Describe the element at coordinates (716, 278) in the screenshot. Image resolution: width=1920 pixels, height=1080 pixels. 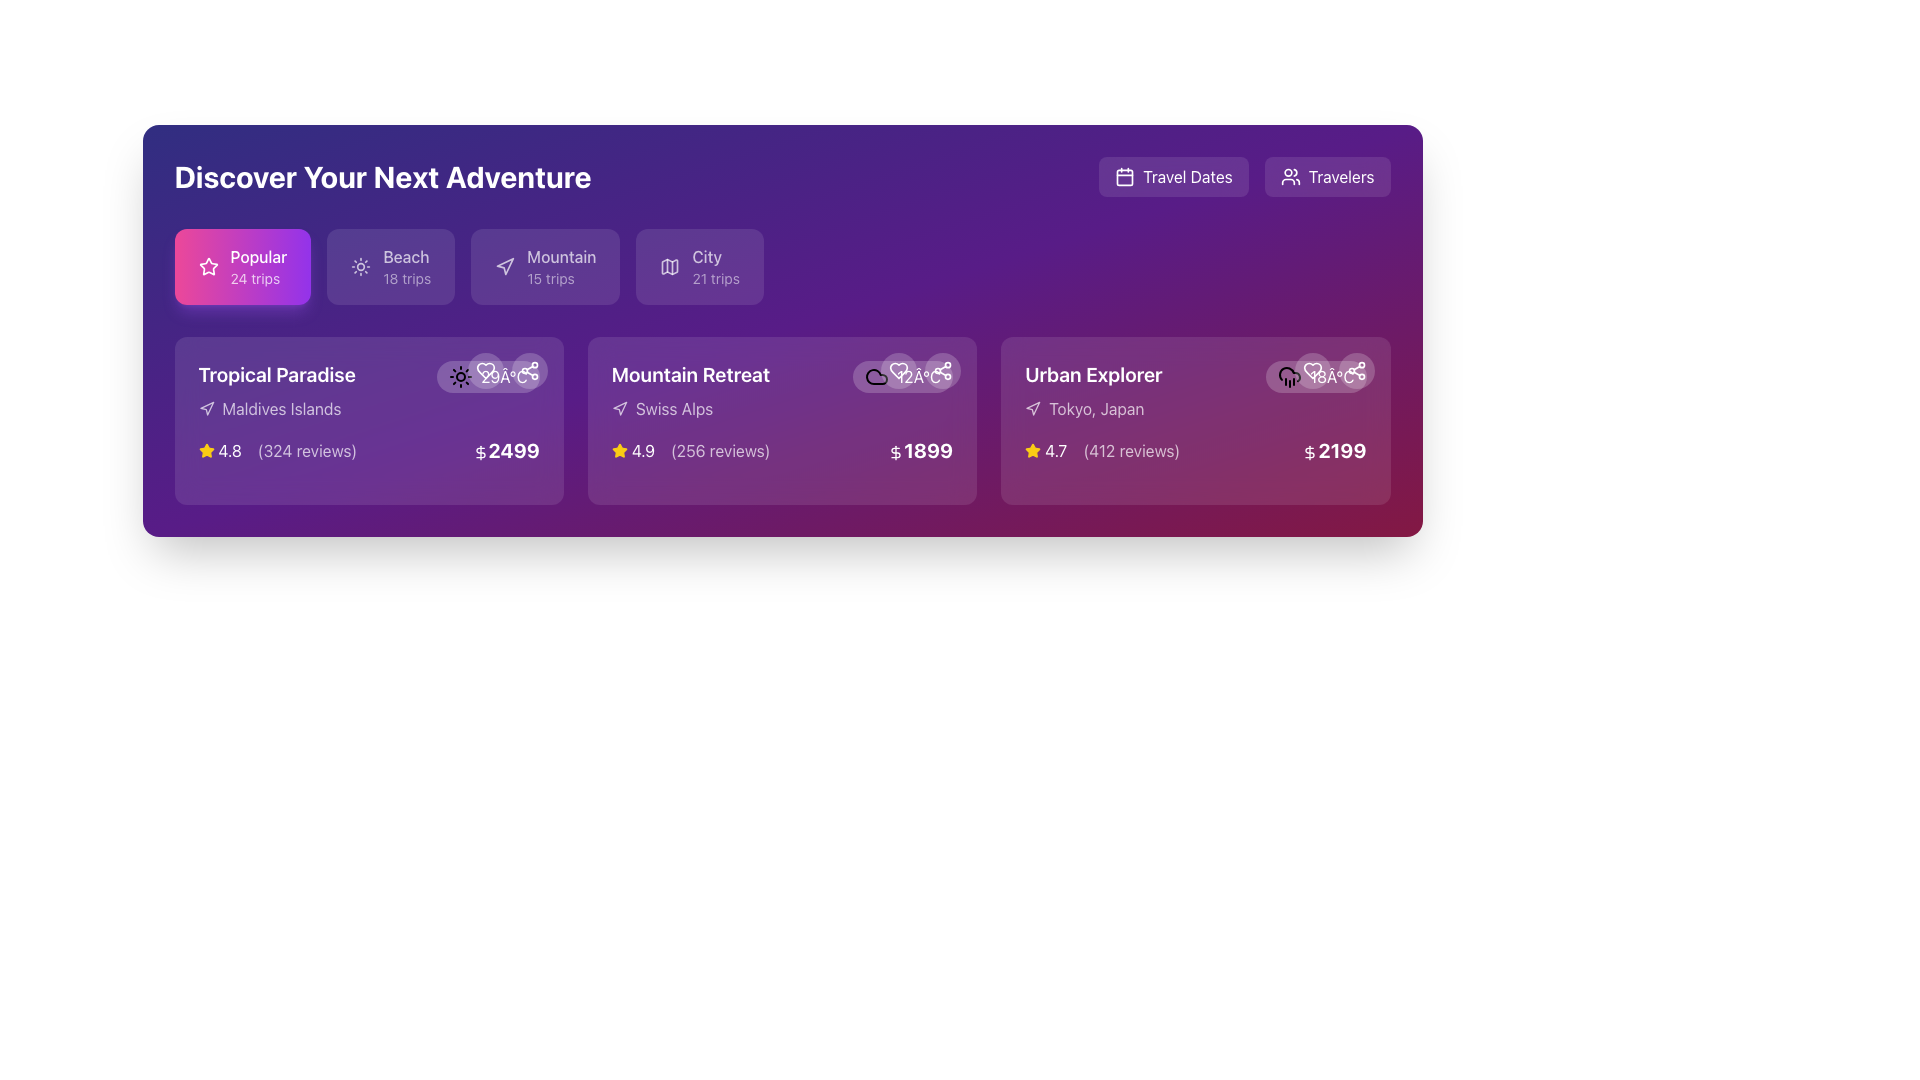
I see `text label displaying '21 trips' located below the 'City' label inside a rounded purple button` at that location.